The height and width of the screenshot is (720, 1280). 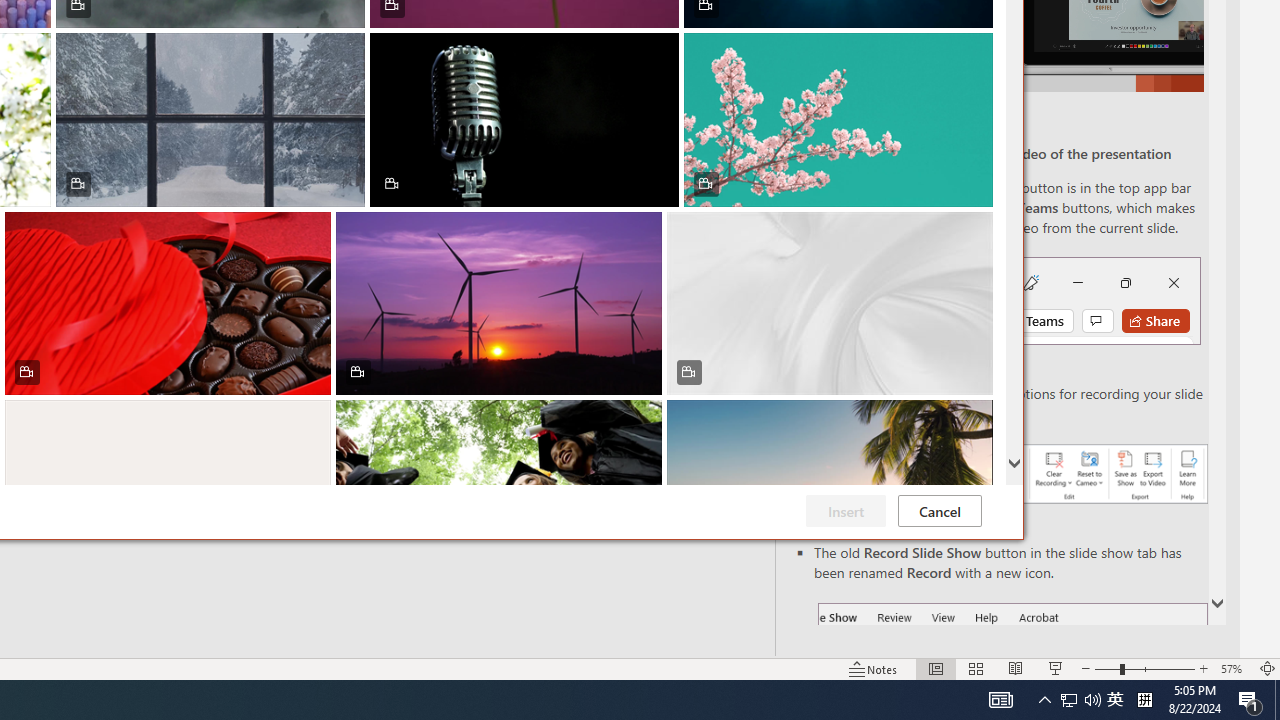 I want to click on 'Cancel', so click(x=939, y=510).